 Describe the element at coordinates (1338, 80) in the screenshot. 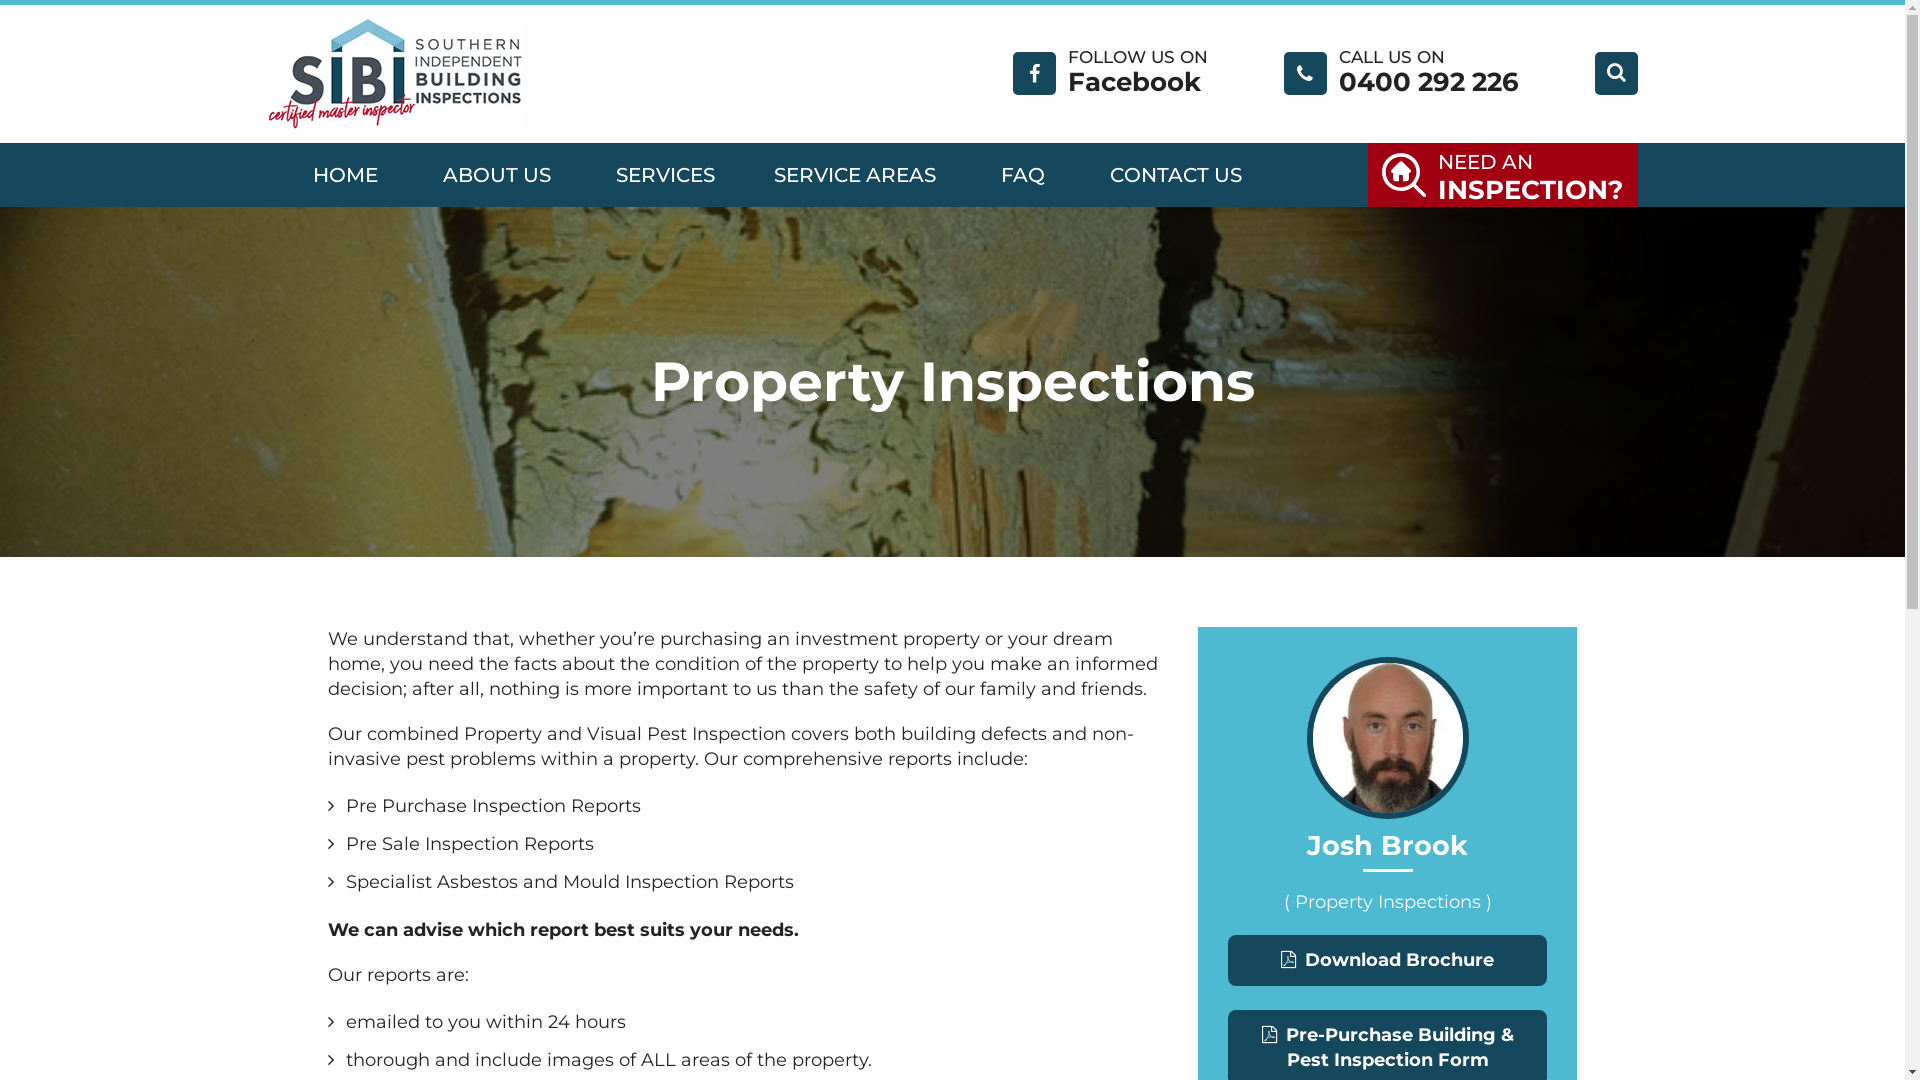

I see `'0400 292 226'` at that location.